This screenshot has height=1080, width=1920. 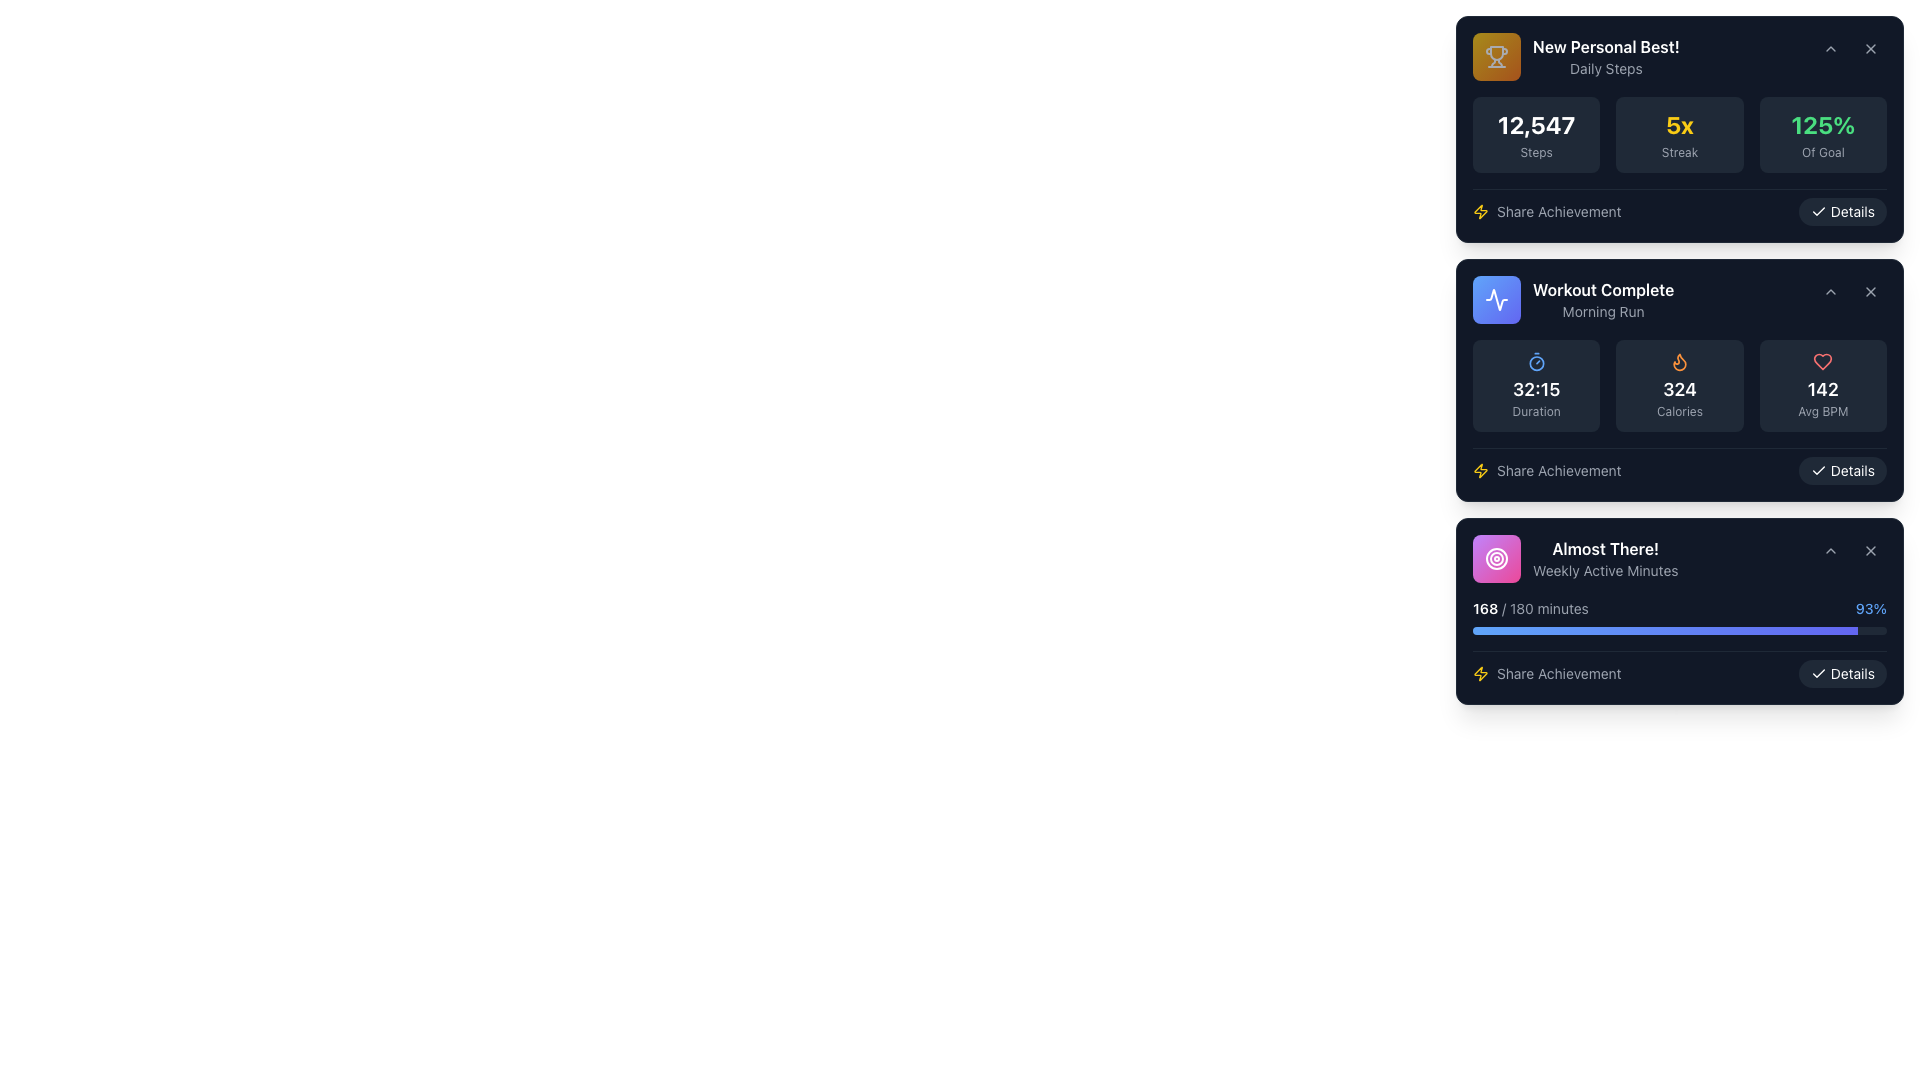 I want to click on the value of the streak multiplier displayed in the label located within the 'New Personal Best!' section of the achievements card, positioned centrally in the upper half, to the right of the '12,547 Steps' display and to the left of '125% Of Goal.', so click(x=1680, y=124).